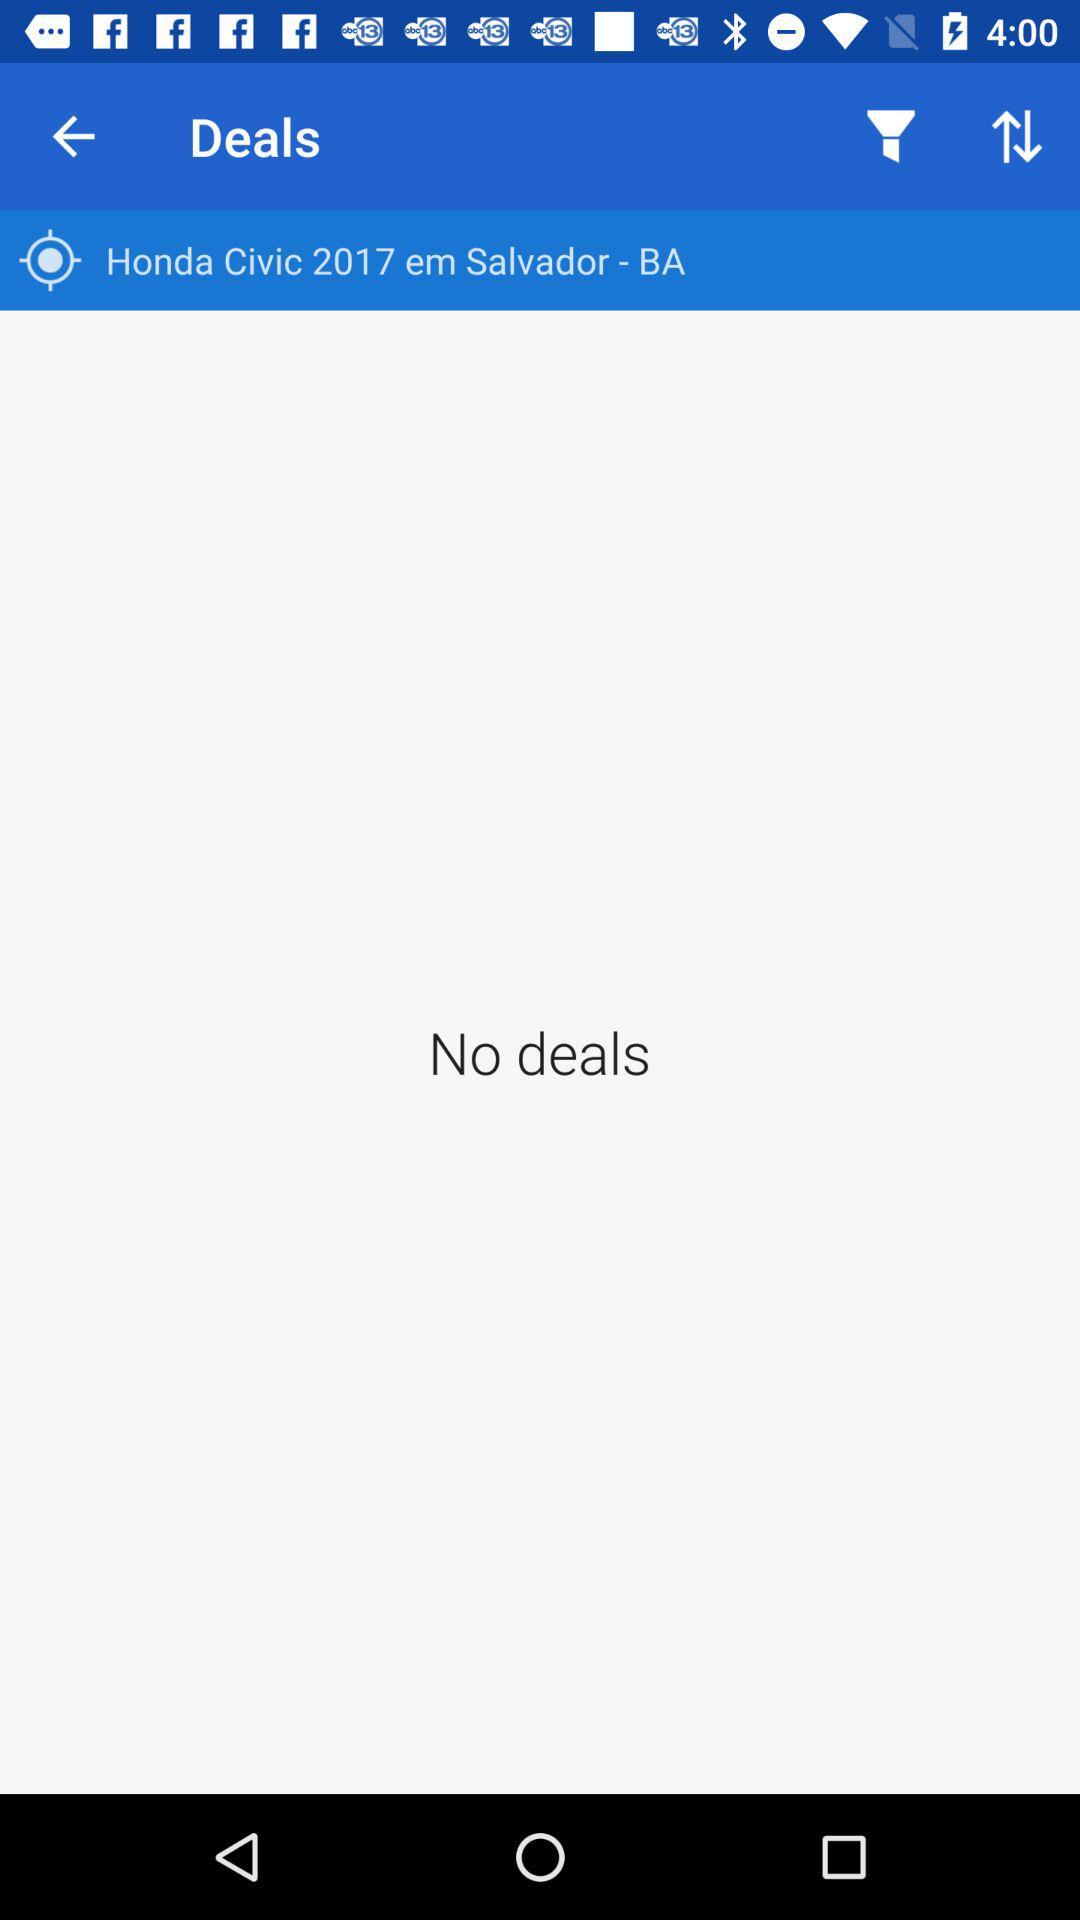 This screenshot has height=1920, width=1080. I want to click on item next to the deals, so click(890, 135).